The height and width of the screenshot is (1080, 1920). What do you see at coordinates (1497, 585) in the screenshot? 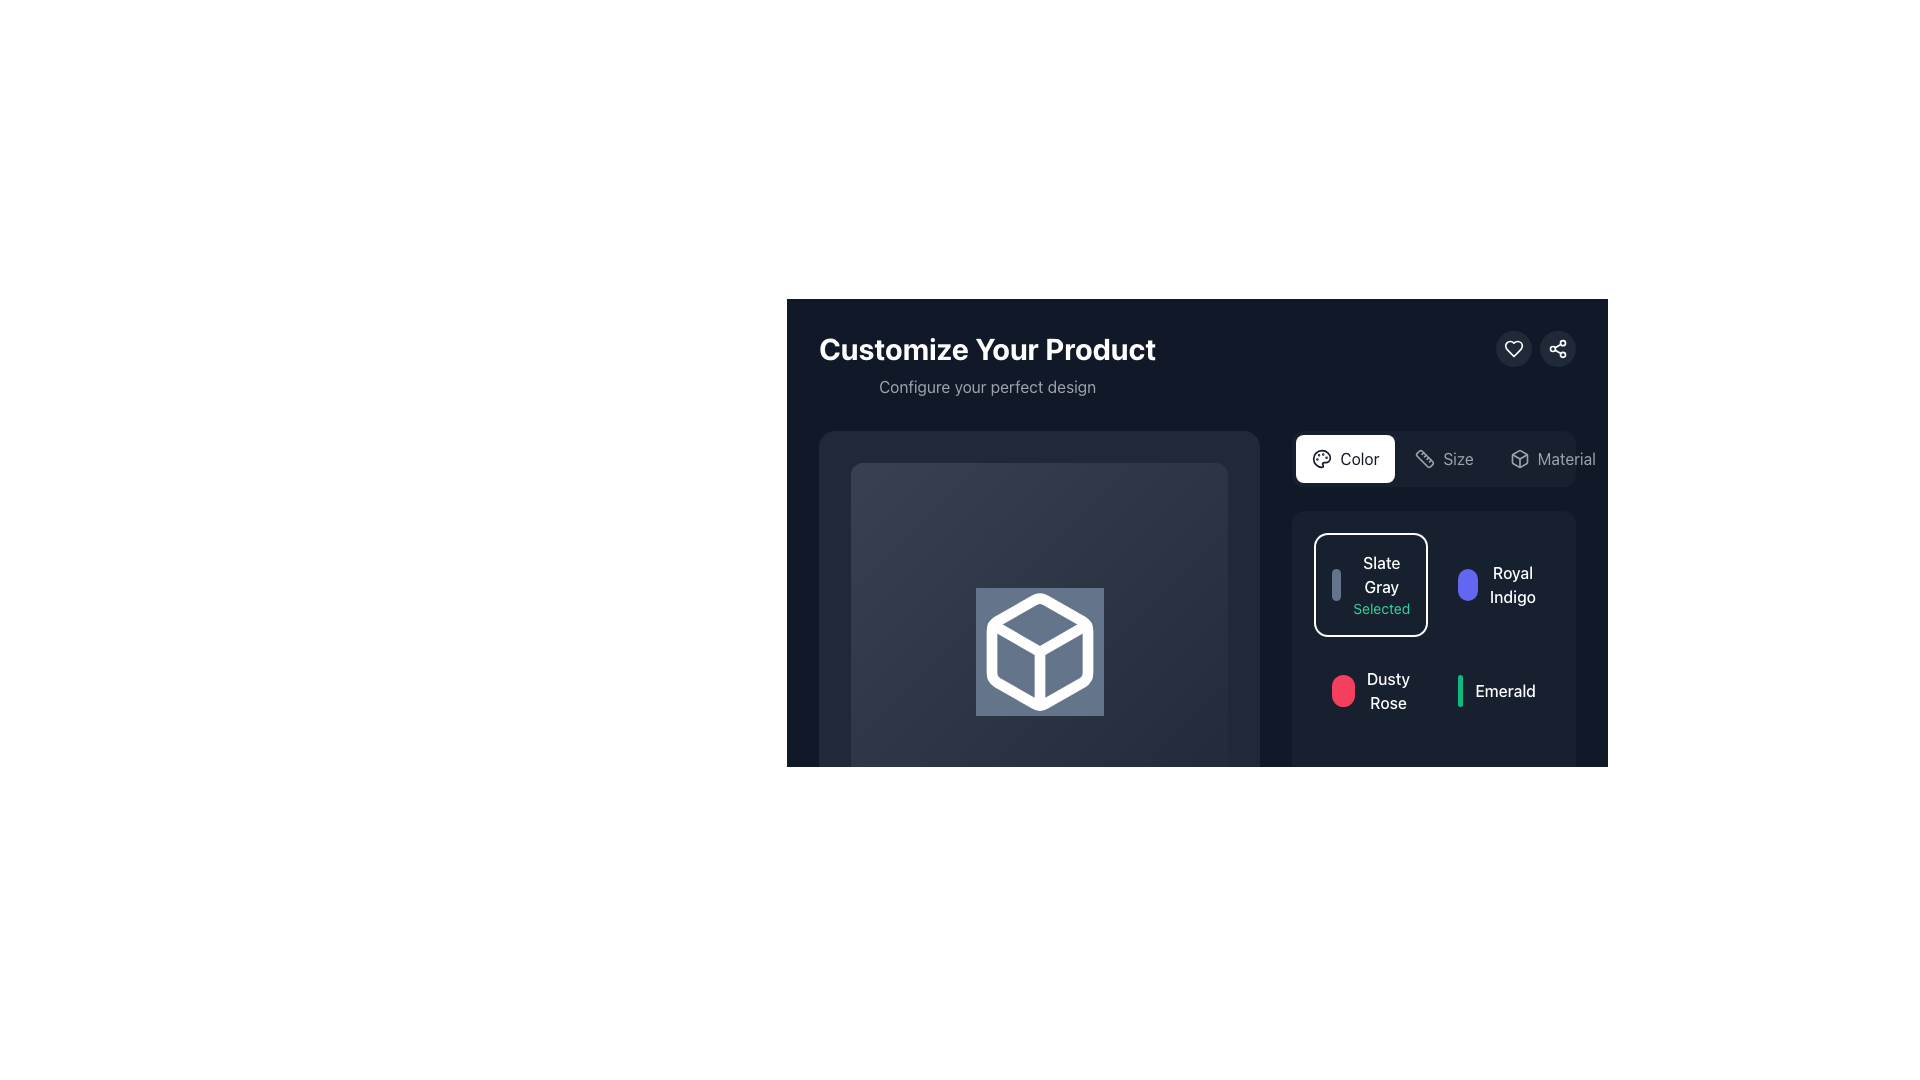
I see `the 'Royal Indigo' selectable option button located in the top row, second column of the grid for keyboard navigation` at bounding box center [1497, 585].